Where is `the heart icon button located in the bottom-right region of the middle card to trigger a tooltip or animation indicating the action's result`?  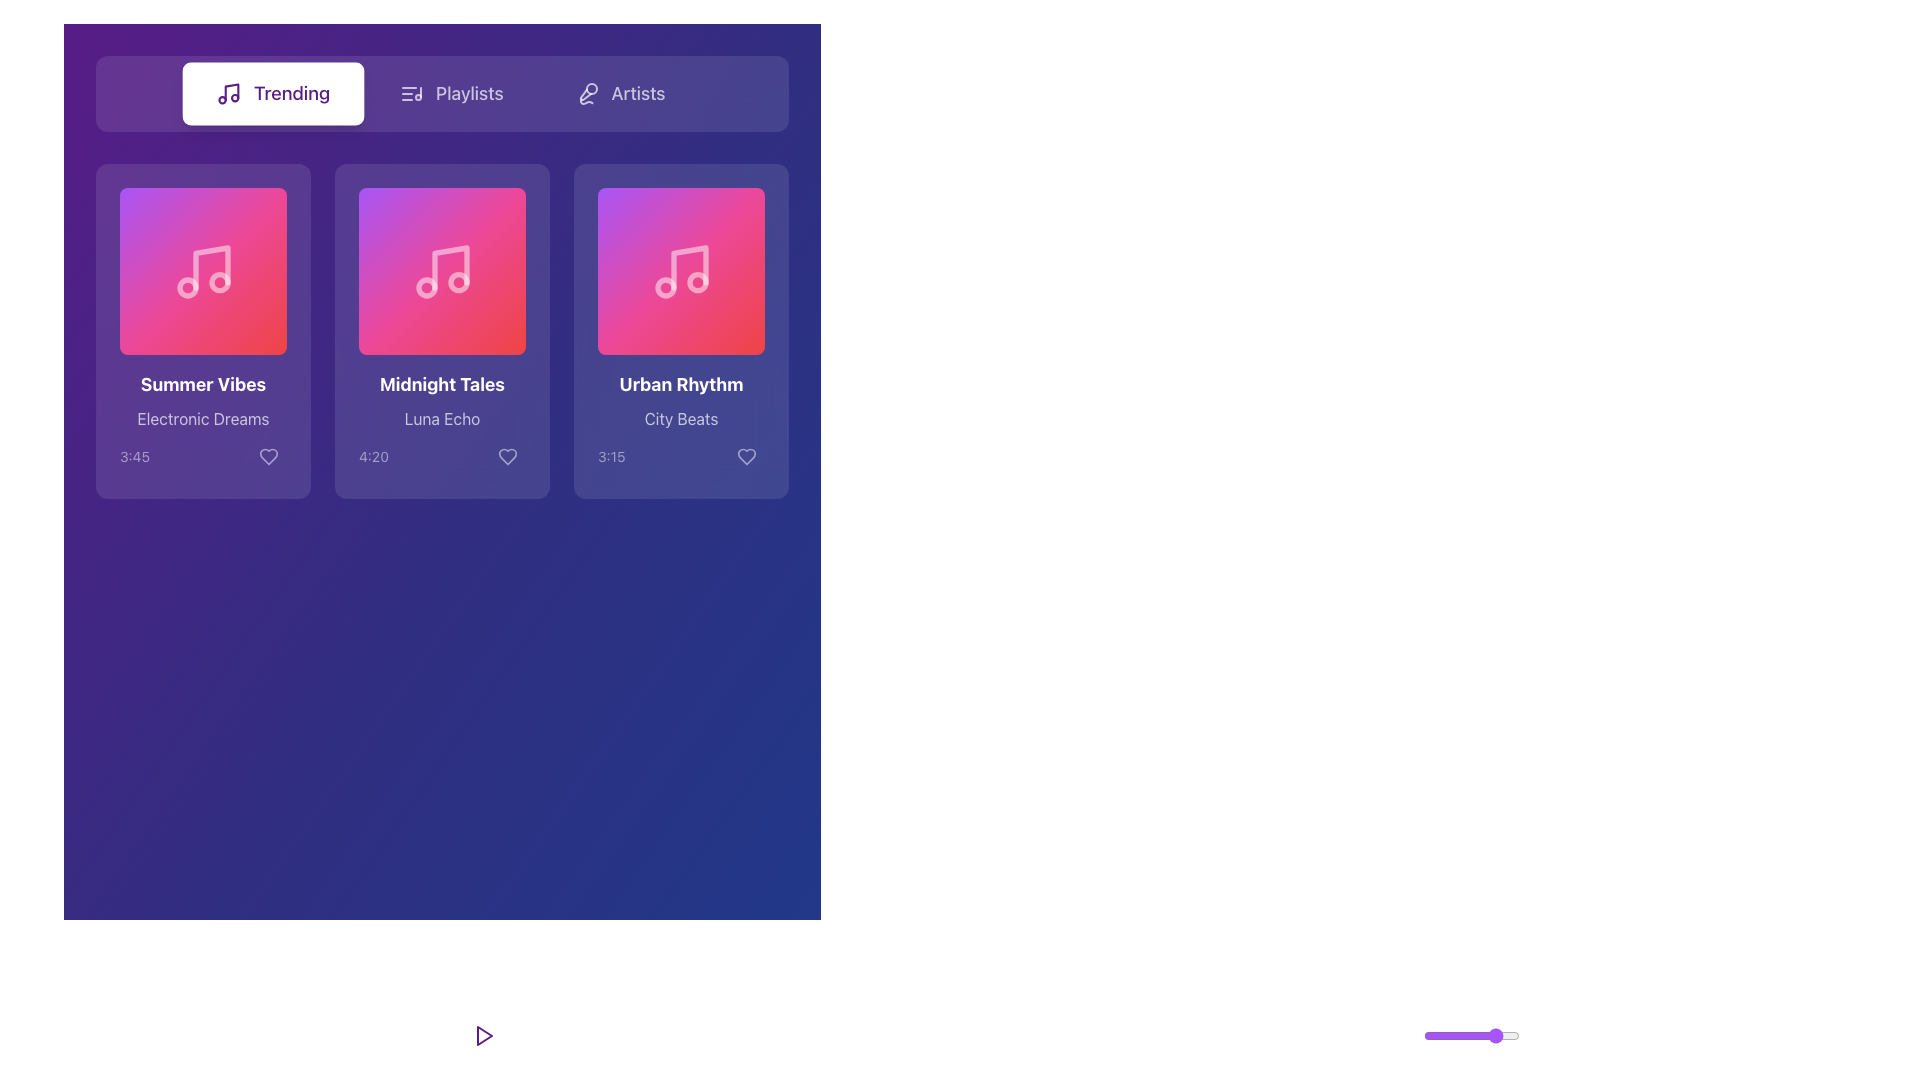
the heart icon button located in the bottom-right region of the middle card to trigger a tooltip or animation indicating the action's result is located at coordinates (508, 456).